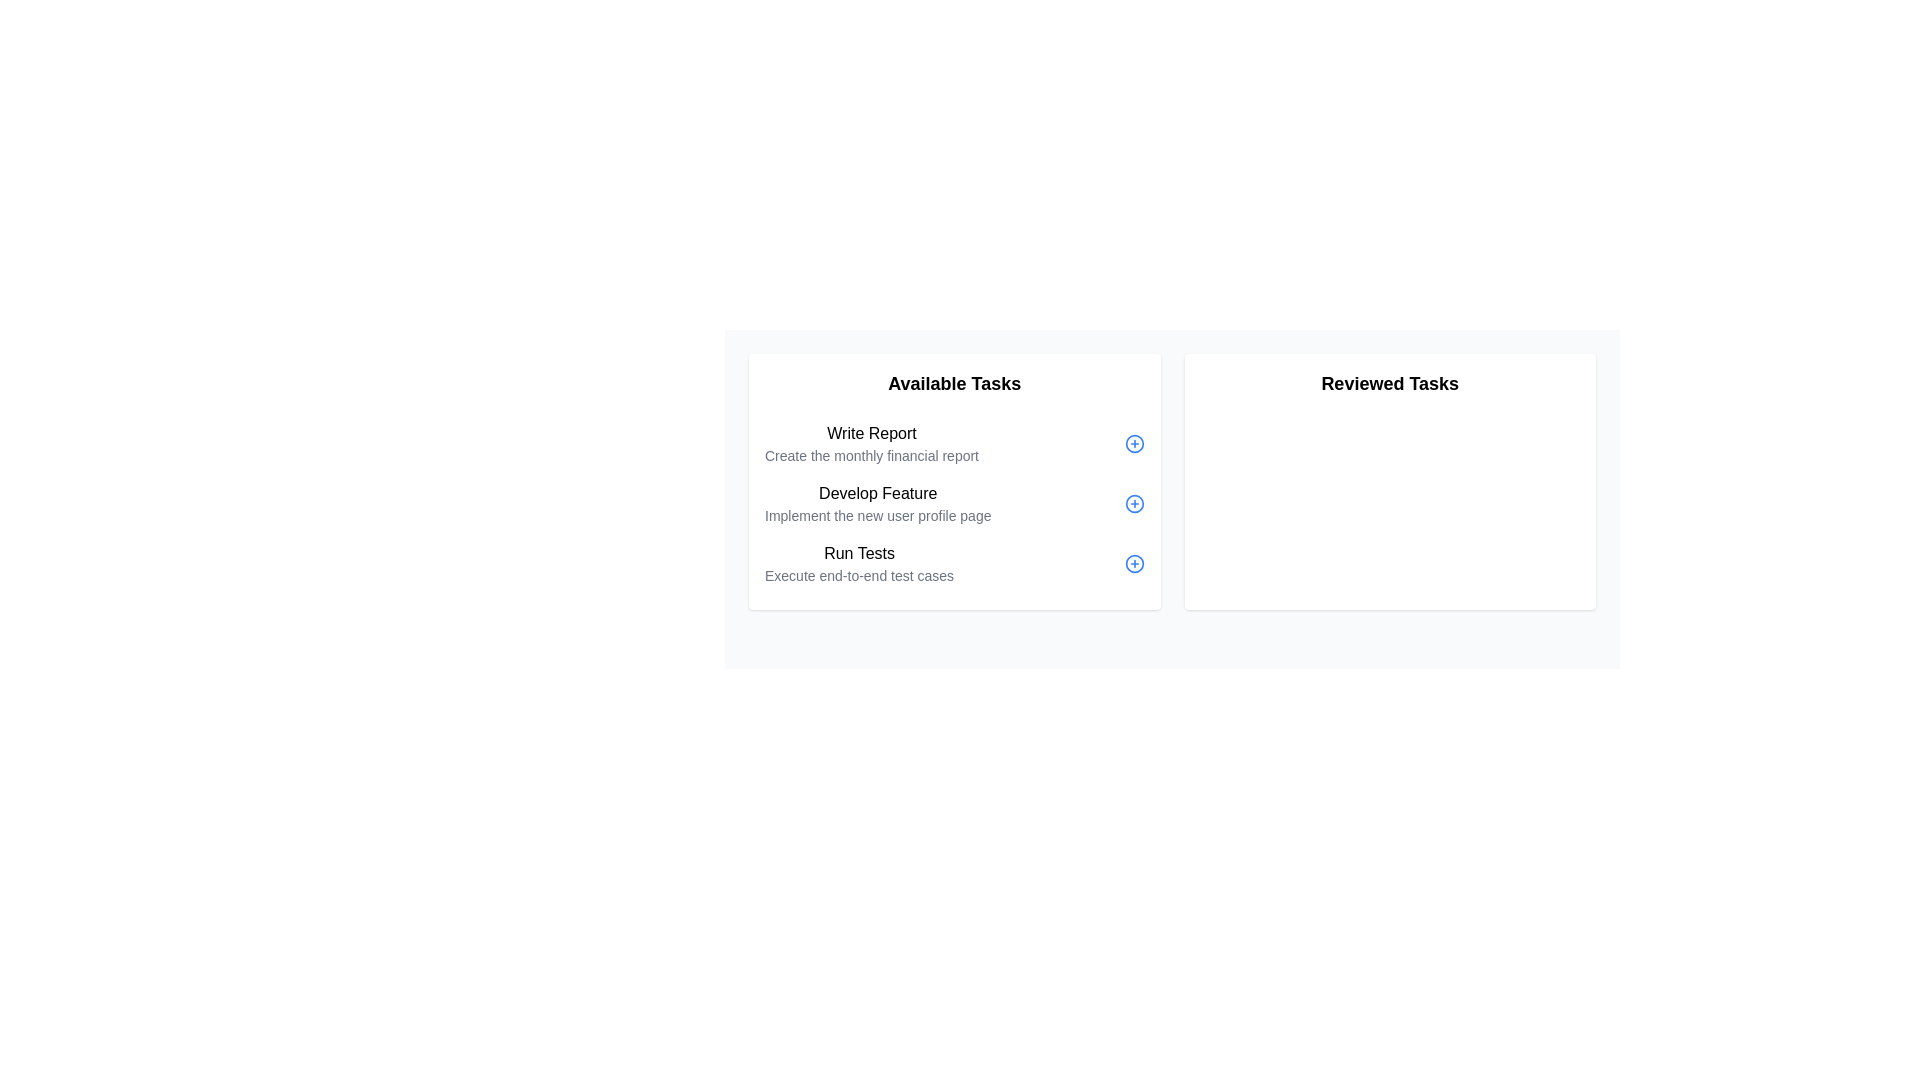 This screenshot has width=1920, height=1080. Describe the element at coordinates (859, 563) in the screenshot. I see `the 'Run Tests' text block with the description 'Execute end-to-end test cases'` at that location.